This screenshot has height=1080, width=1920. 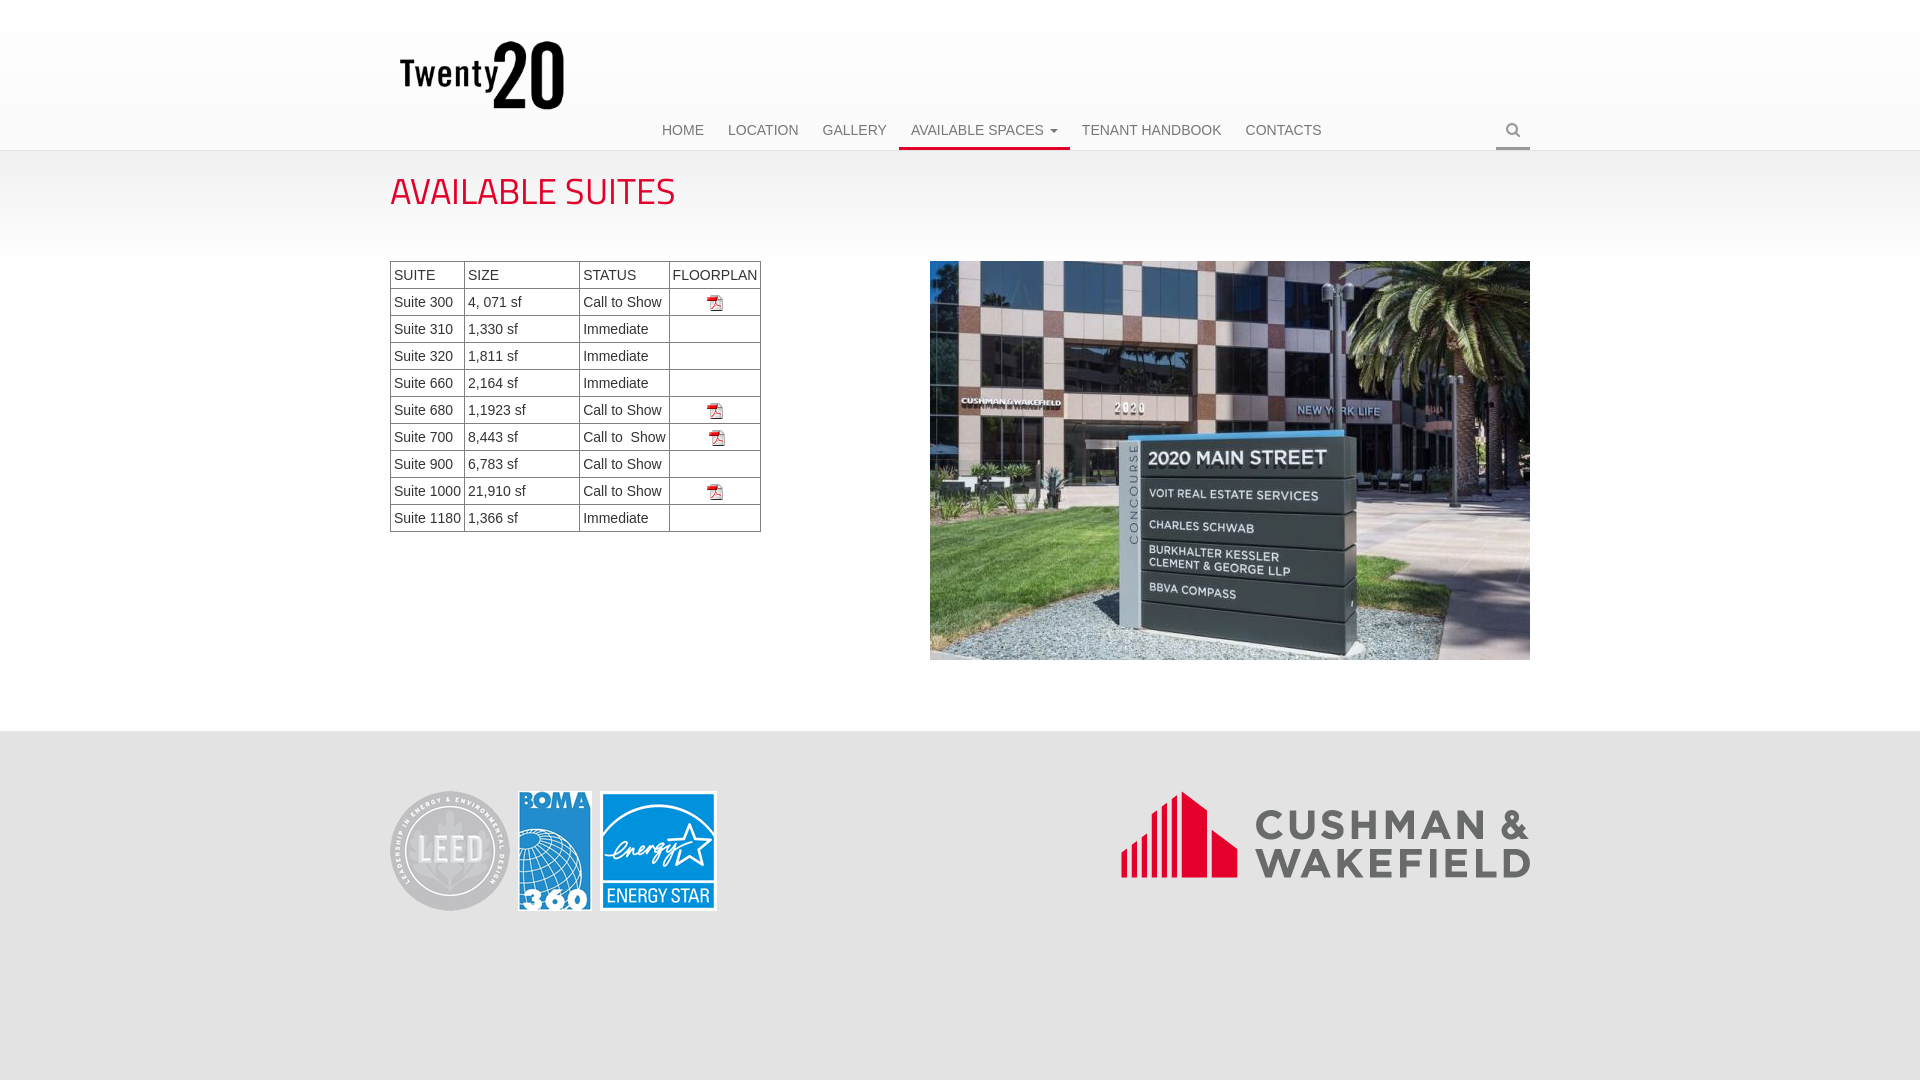 I want to click on '2020_-_Suite_700.pdf', so click(x=716, y=435).